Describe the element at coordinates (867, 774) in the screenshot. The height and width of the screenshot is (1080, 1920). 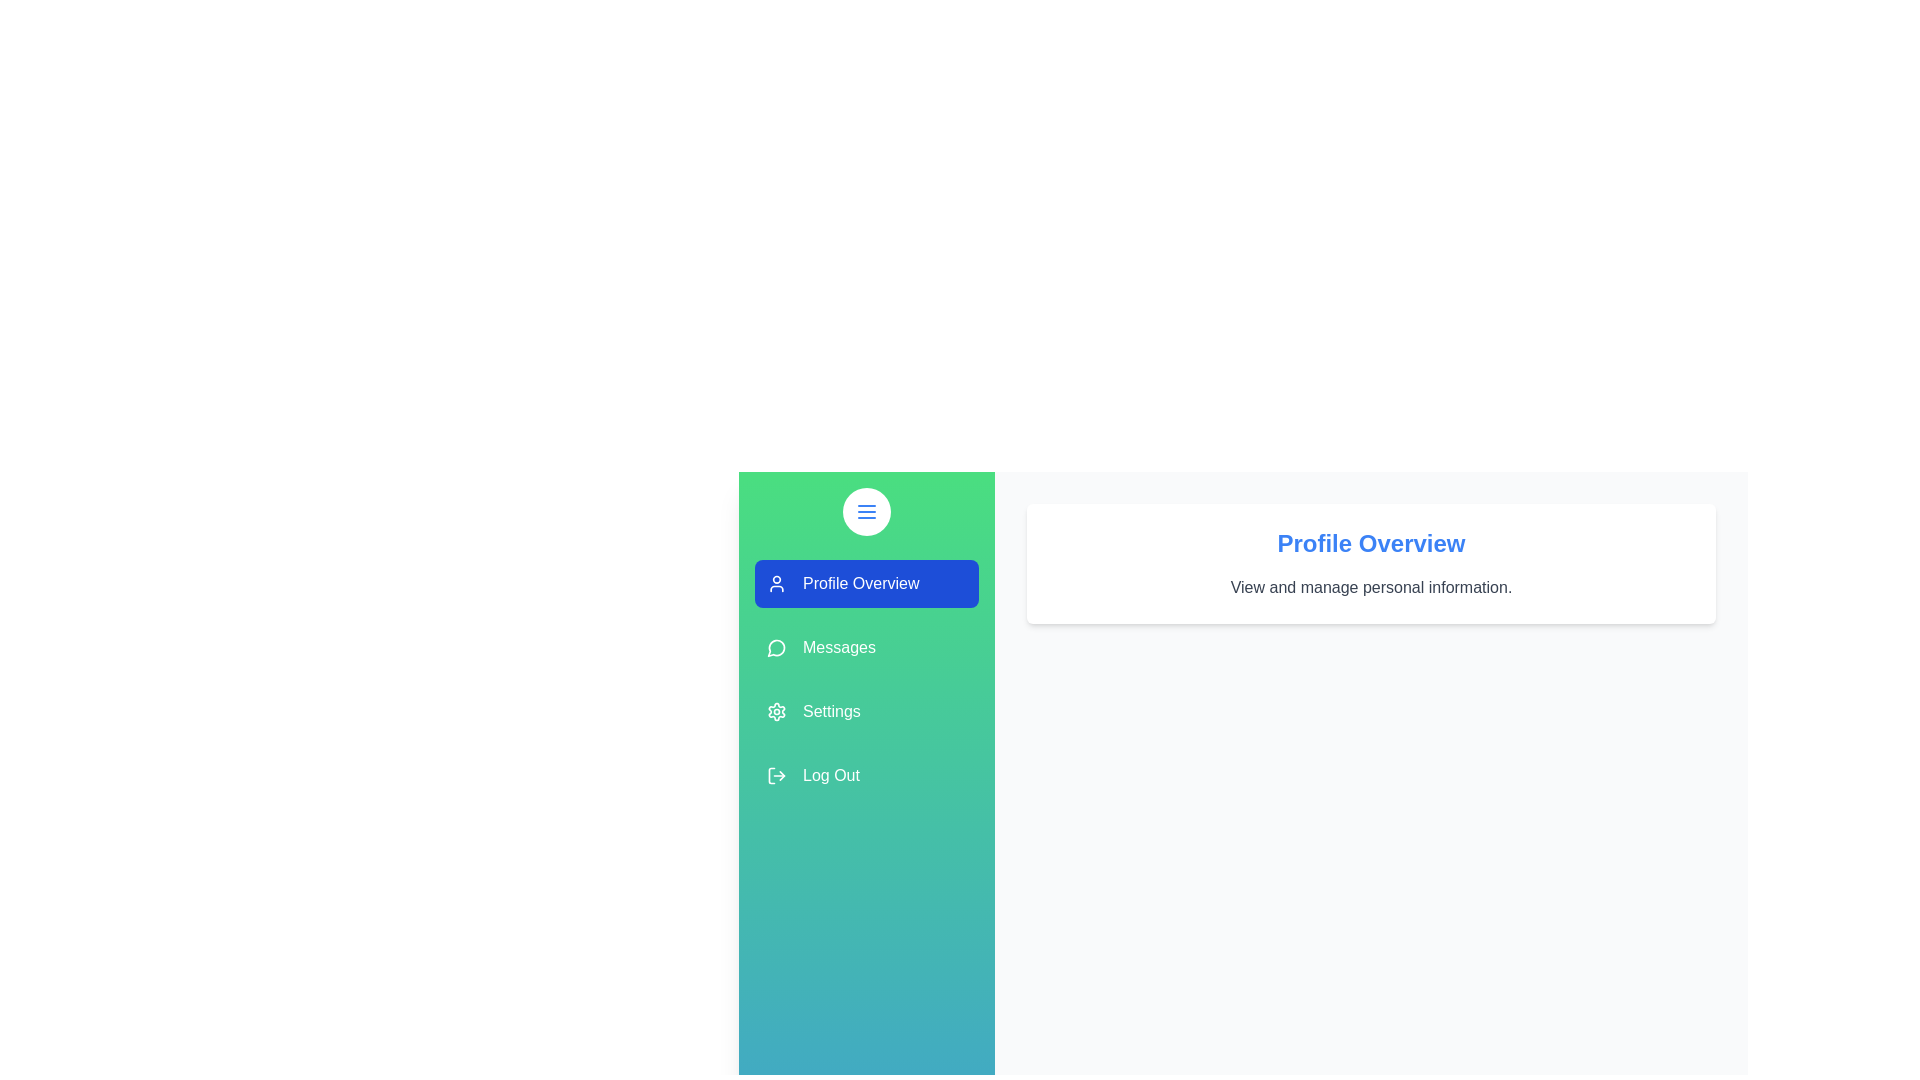
I see `the section Log Out by clicking on its corresponding area` at that location.